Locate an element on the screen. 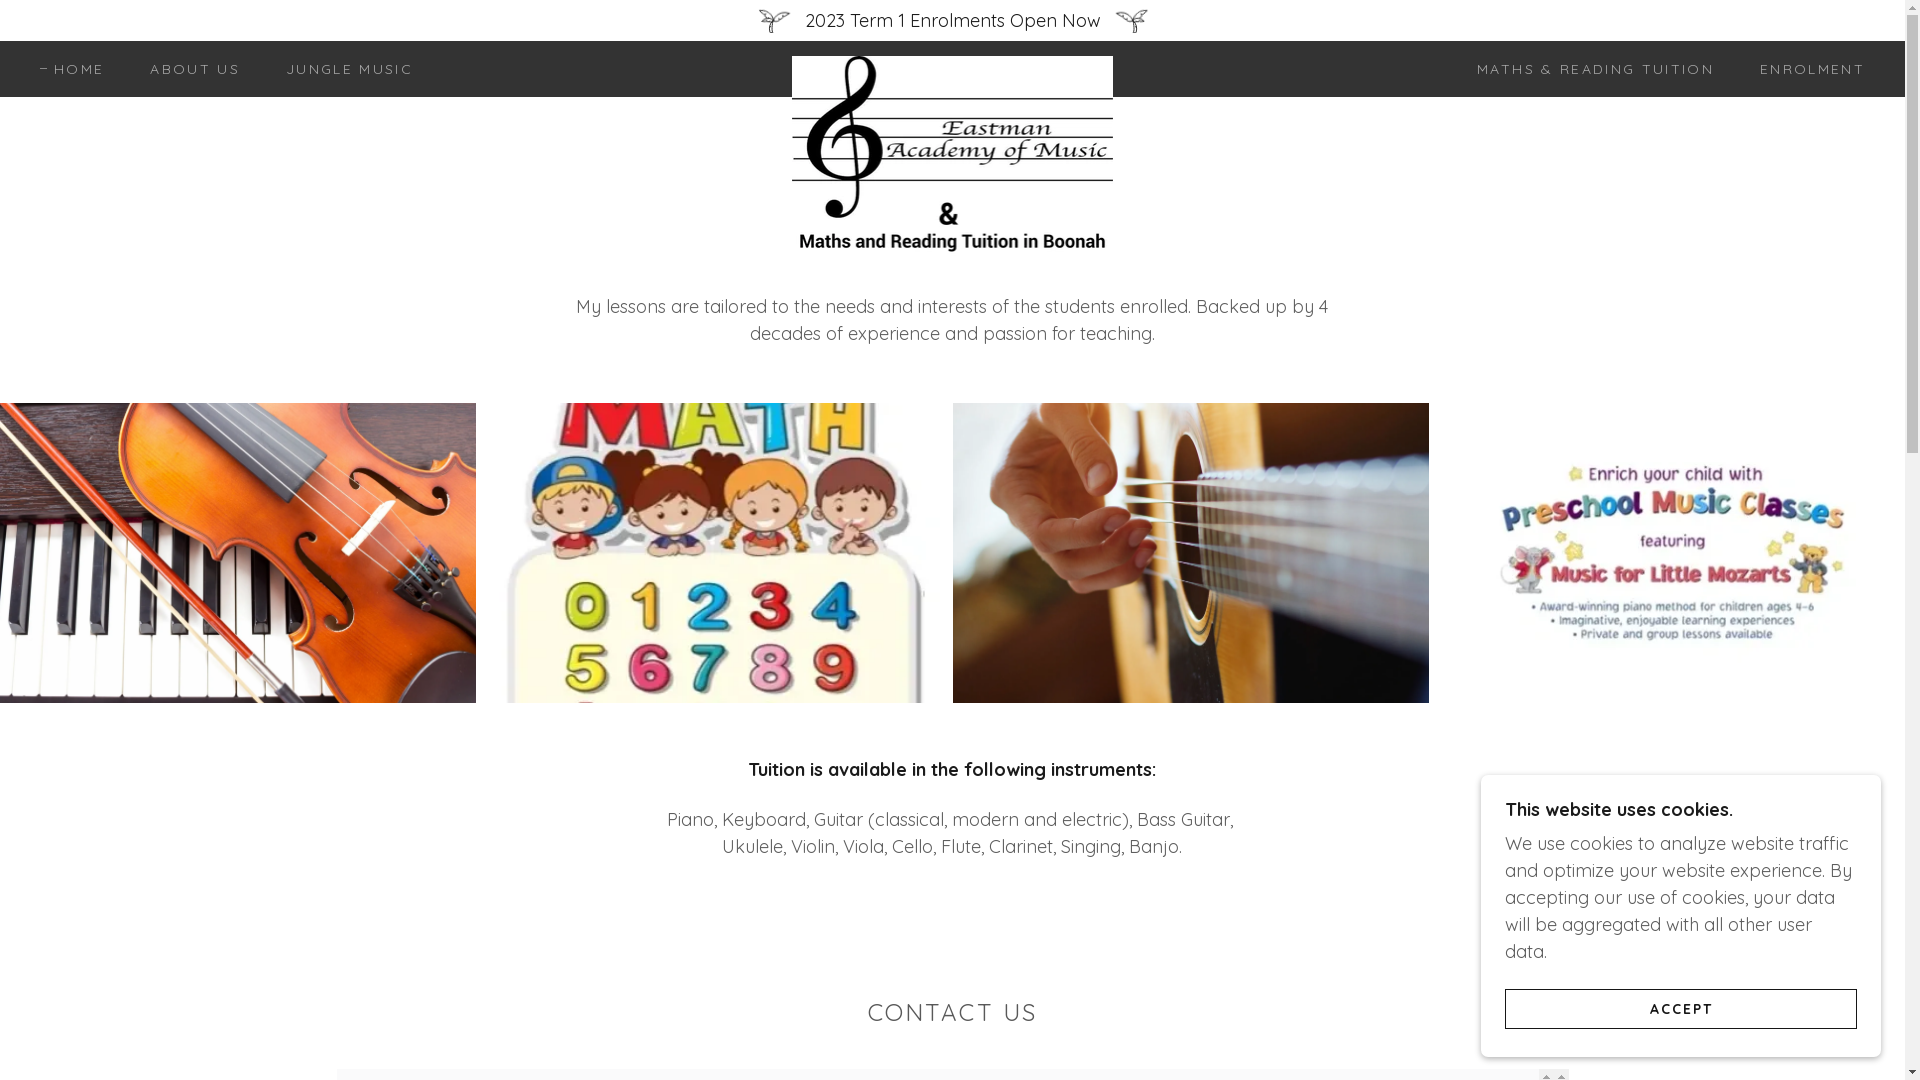 The image size is (1920, 1080). 'HOME' is located at coordinates (72, 68).